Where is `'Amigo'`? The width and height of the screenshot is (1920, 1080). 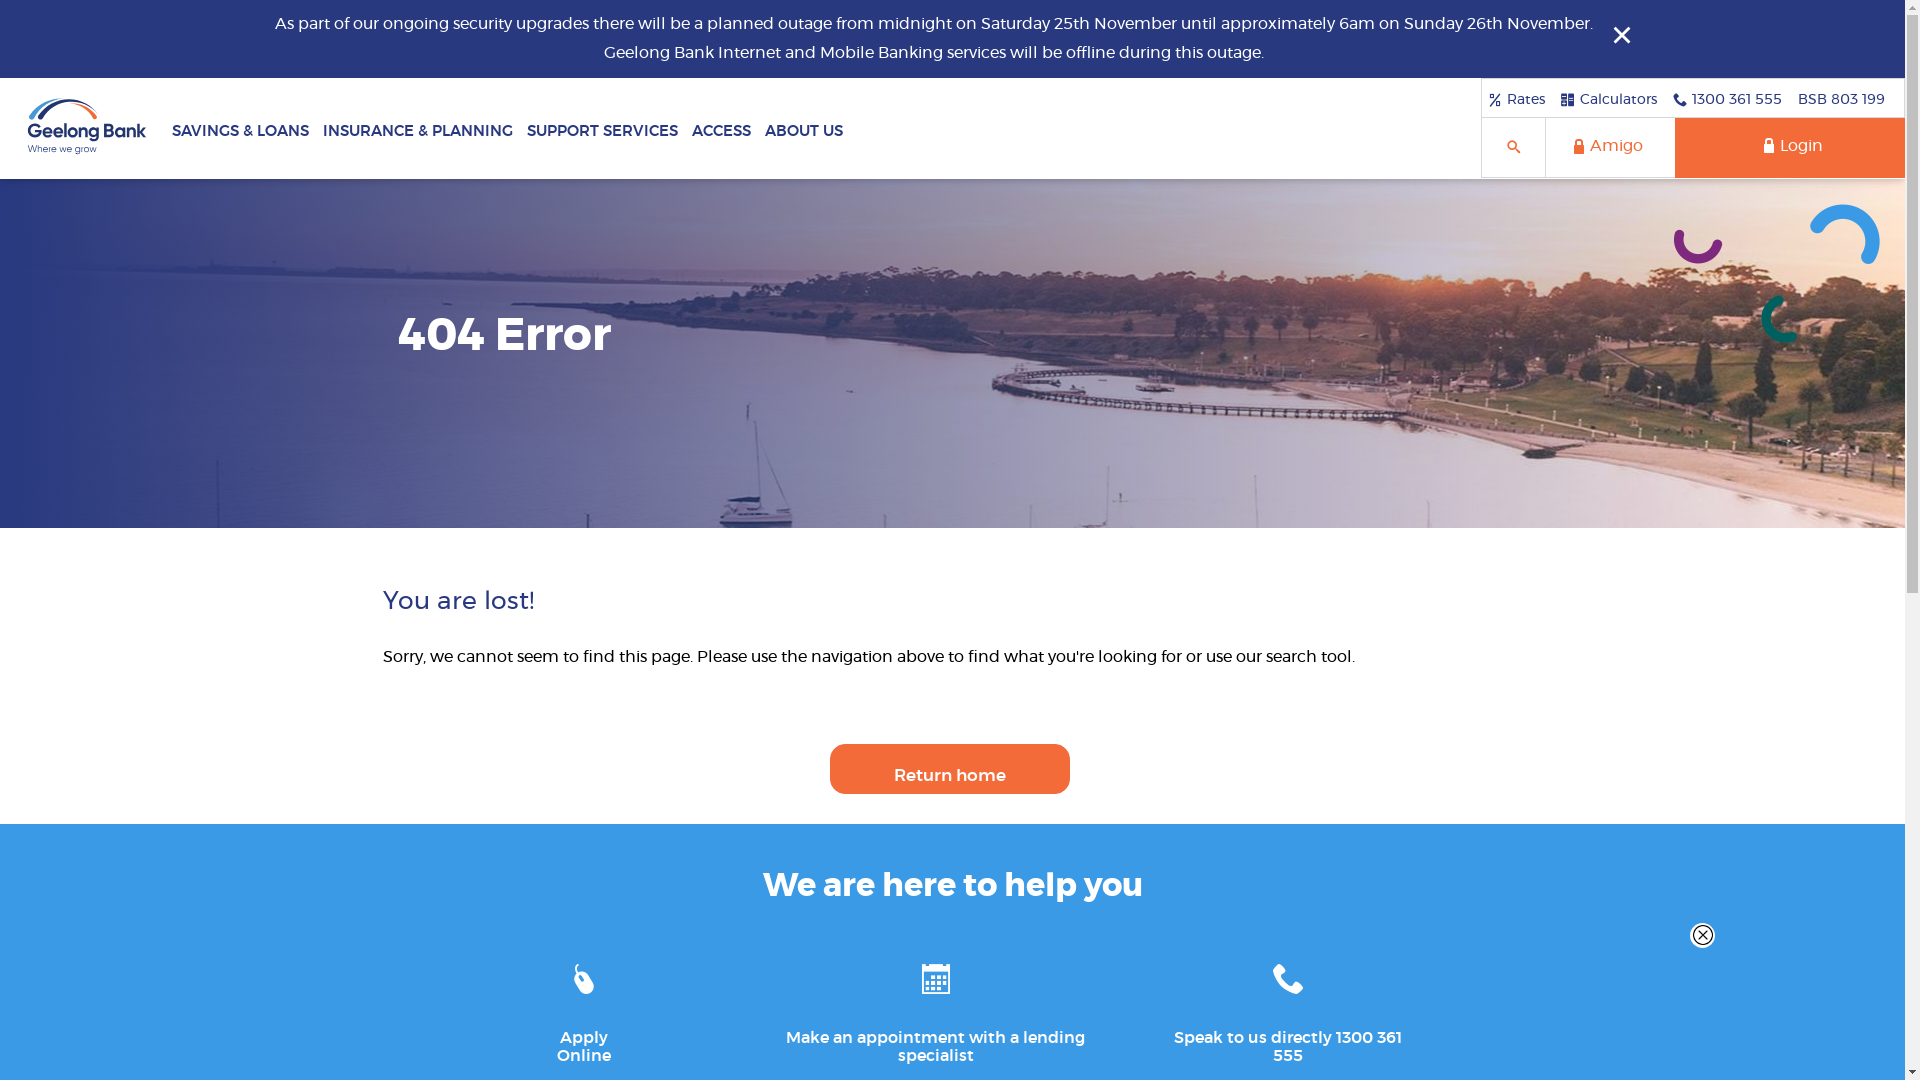 'Amigo' is located at coordinates (1609, 146).